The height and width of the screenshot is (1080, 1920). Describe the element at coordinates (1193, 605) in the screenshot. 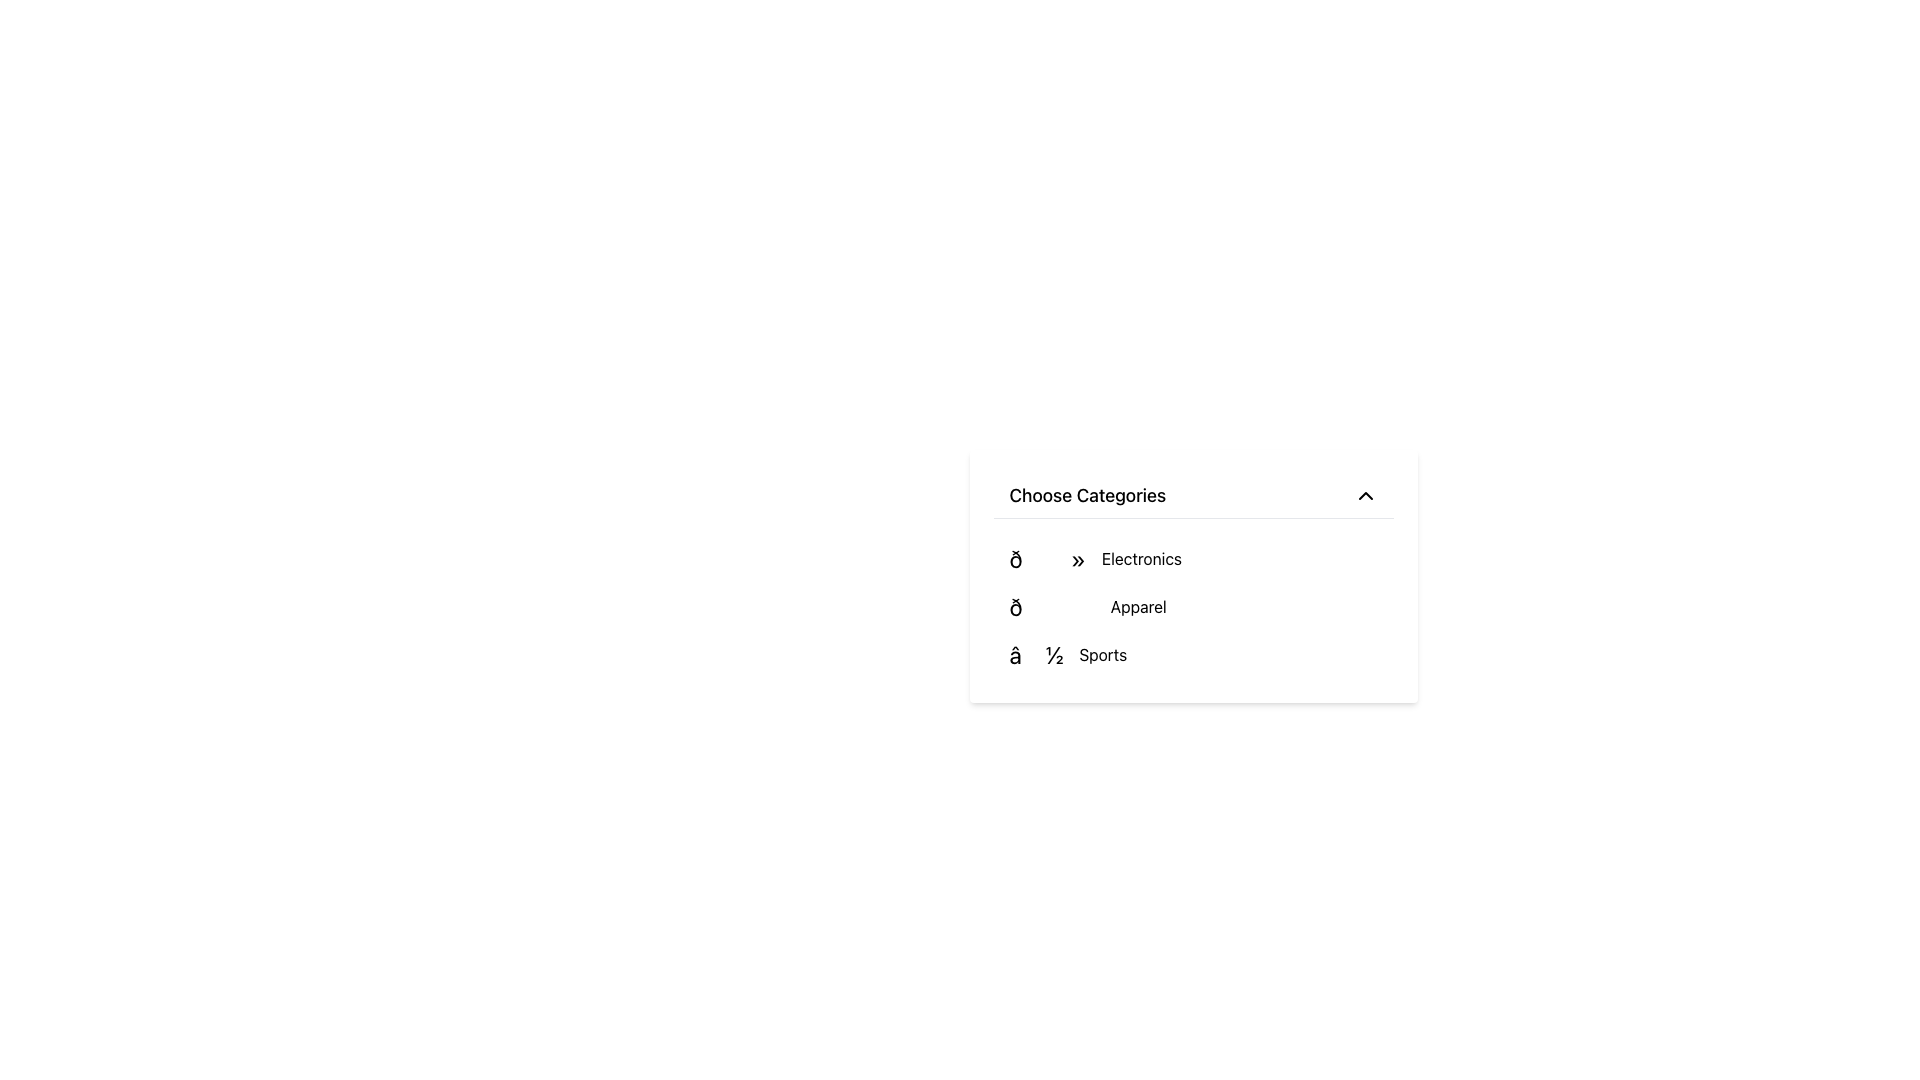

I see `the 'Apparel' category item in the dropdown menu using keyboard navigation for accessibility. This item is the second option in the dropdown, positioned between 'Electronics' and 'Sports'` at that location.